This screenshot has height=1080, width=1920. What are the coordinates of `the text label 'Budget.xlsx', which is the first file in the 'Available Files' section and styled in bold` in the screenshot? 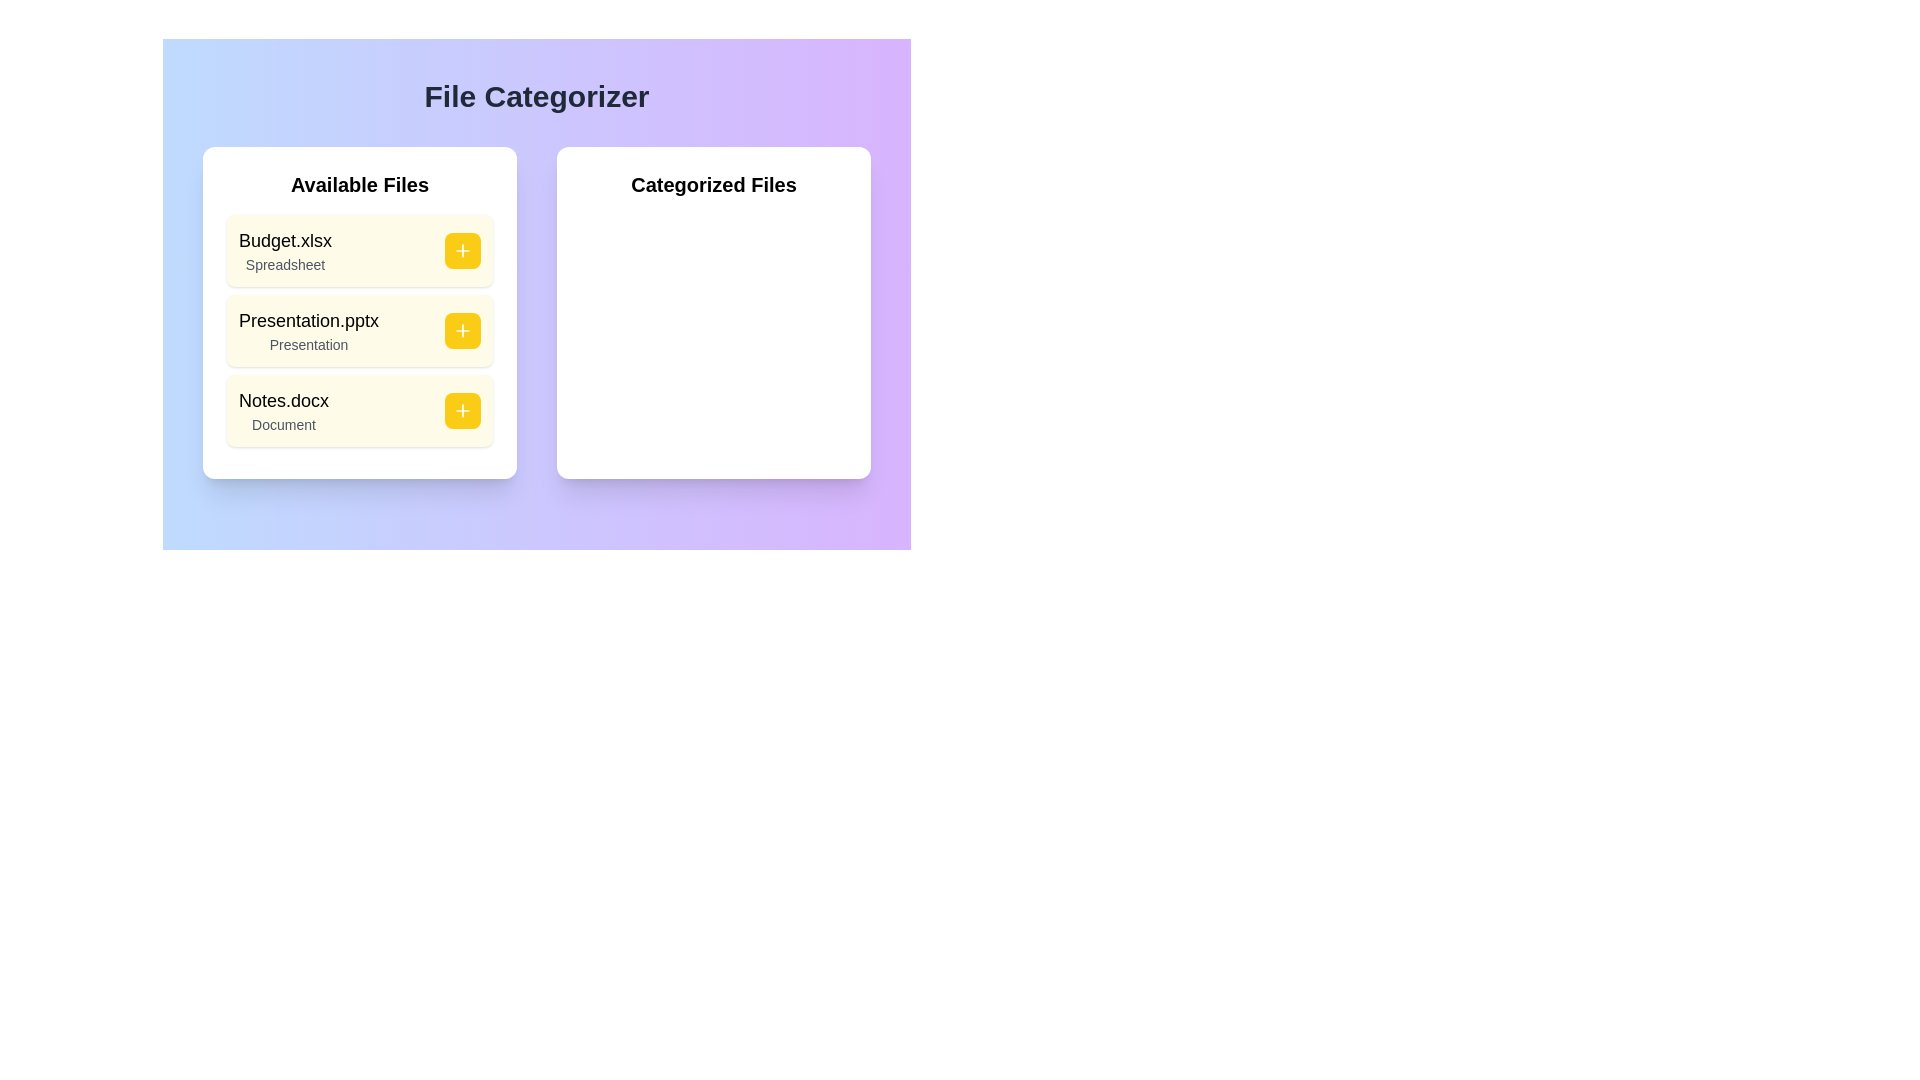 It's located at (284, 239).